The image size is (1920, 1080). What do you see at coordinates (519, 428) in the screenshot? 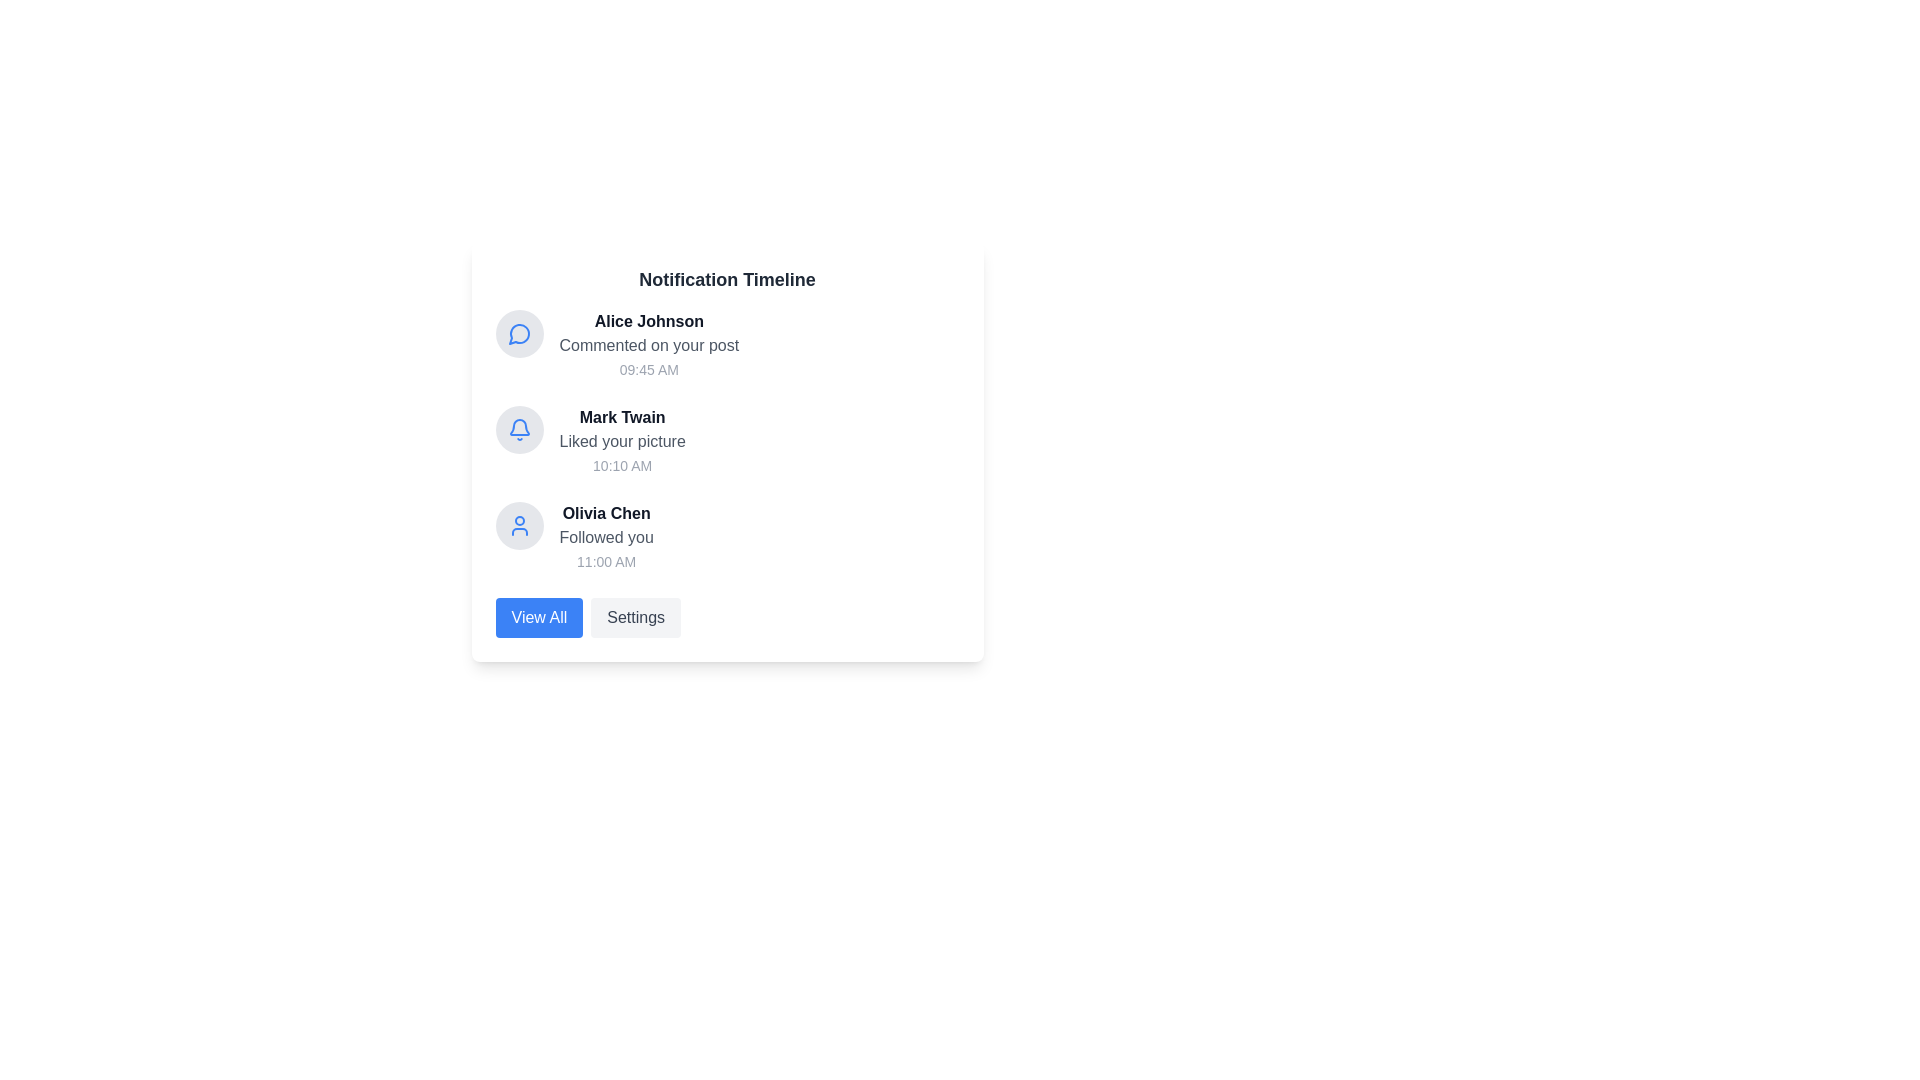
I see `the circular gray bell icon with a blue outline located to the left of the notification entry for 'Mark Twain'` at bounding box center [519, 428].